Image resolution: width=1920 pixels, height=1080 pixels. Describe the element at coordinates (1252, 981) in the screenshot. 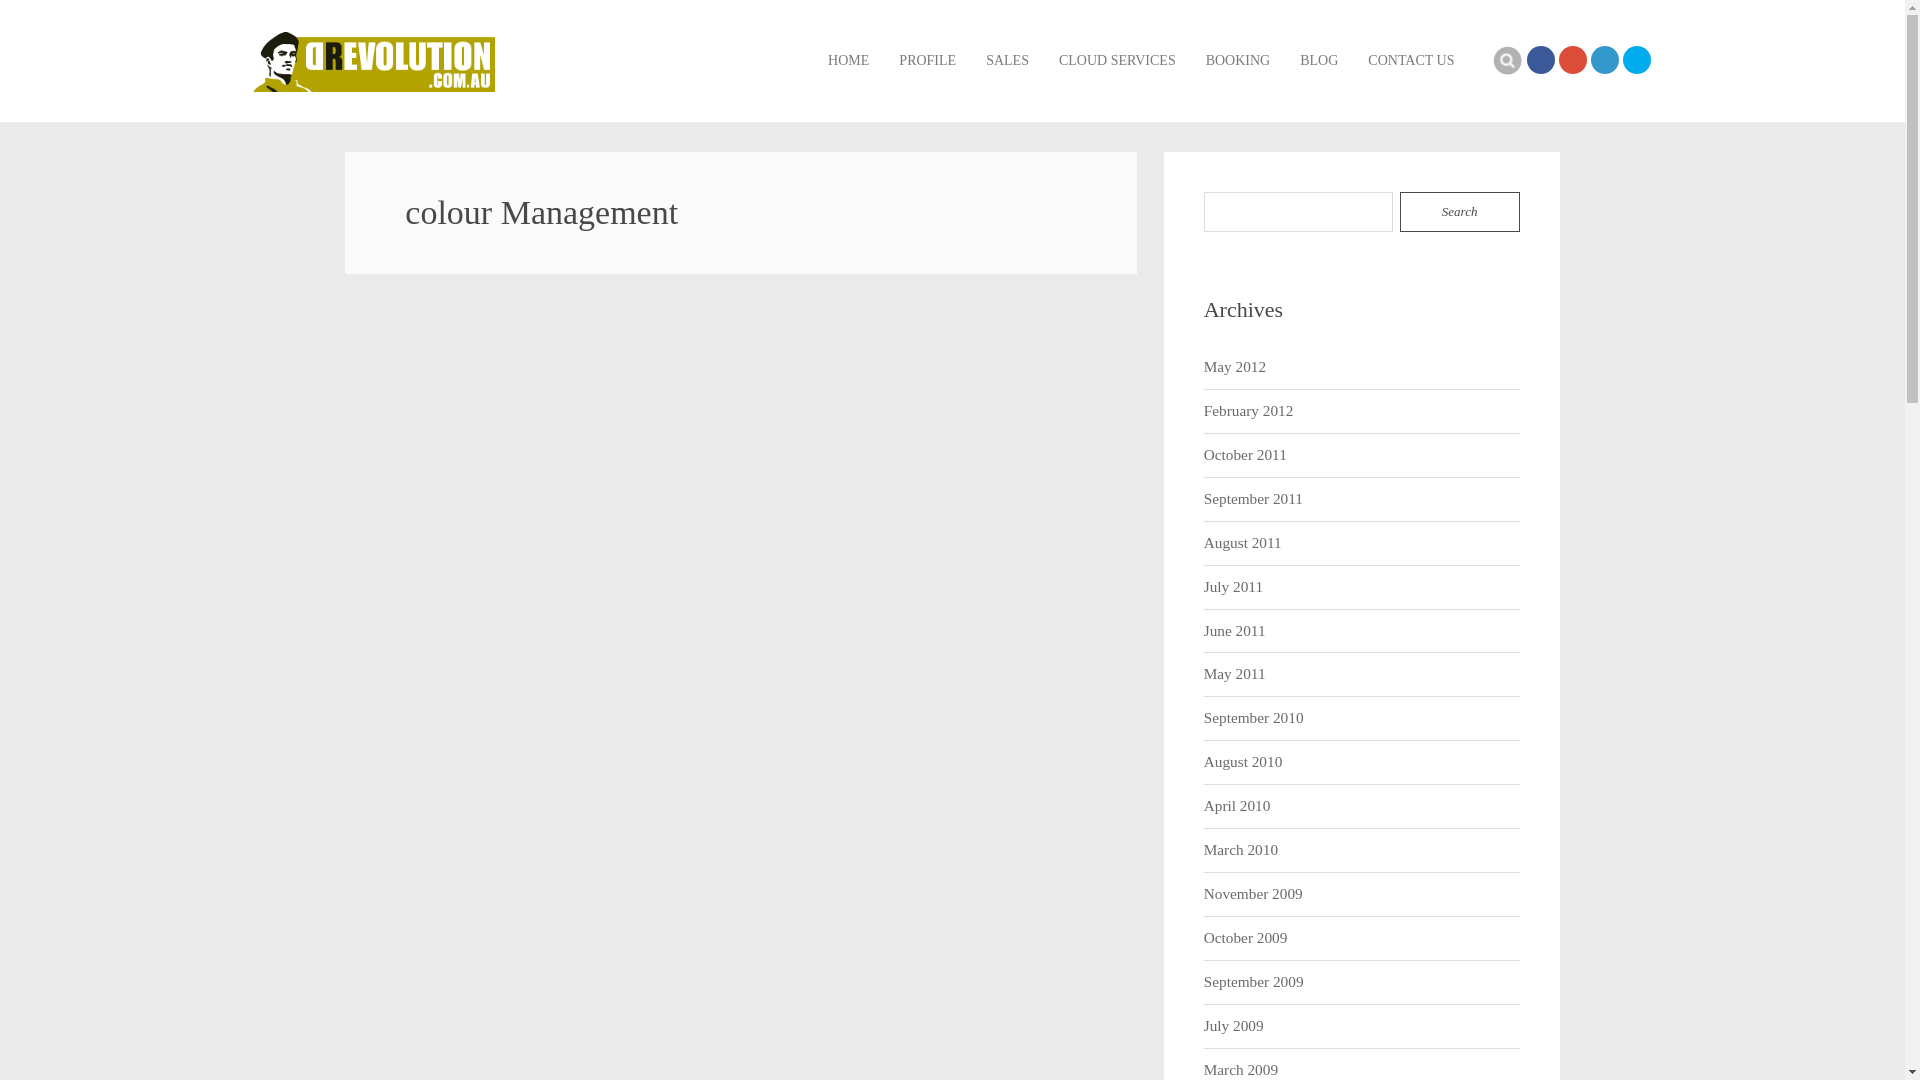

I see `'September 2009'` at that location.